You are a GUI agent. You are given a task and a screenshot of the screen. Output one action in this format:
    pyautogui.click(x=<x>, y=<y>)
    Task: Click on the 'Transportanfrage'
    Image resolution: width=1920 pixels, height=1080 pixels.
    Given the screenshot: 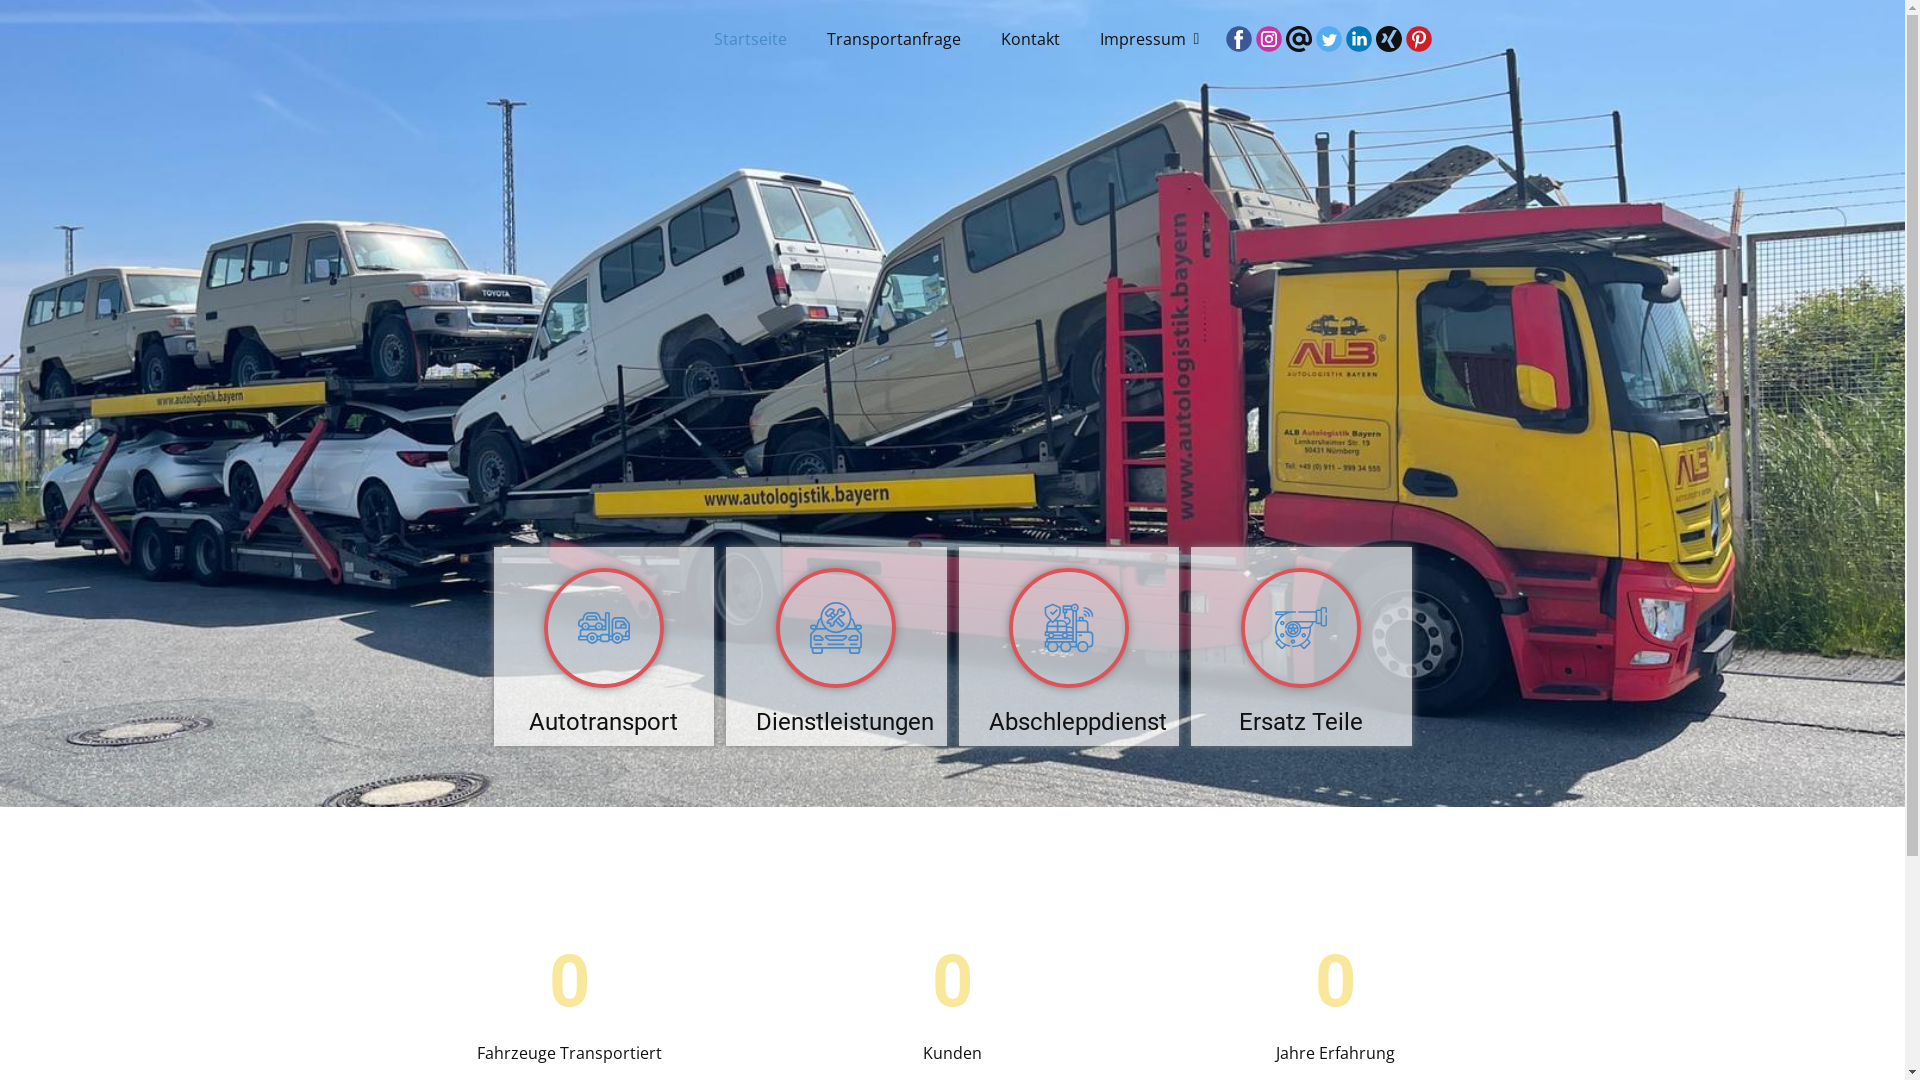 What is the action you would take?
    pyautogui.click(x=892, y=38)
    